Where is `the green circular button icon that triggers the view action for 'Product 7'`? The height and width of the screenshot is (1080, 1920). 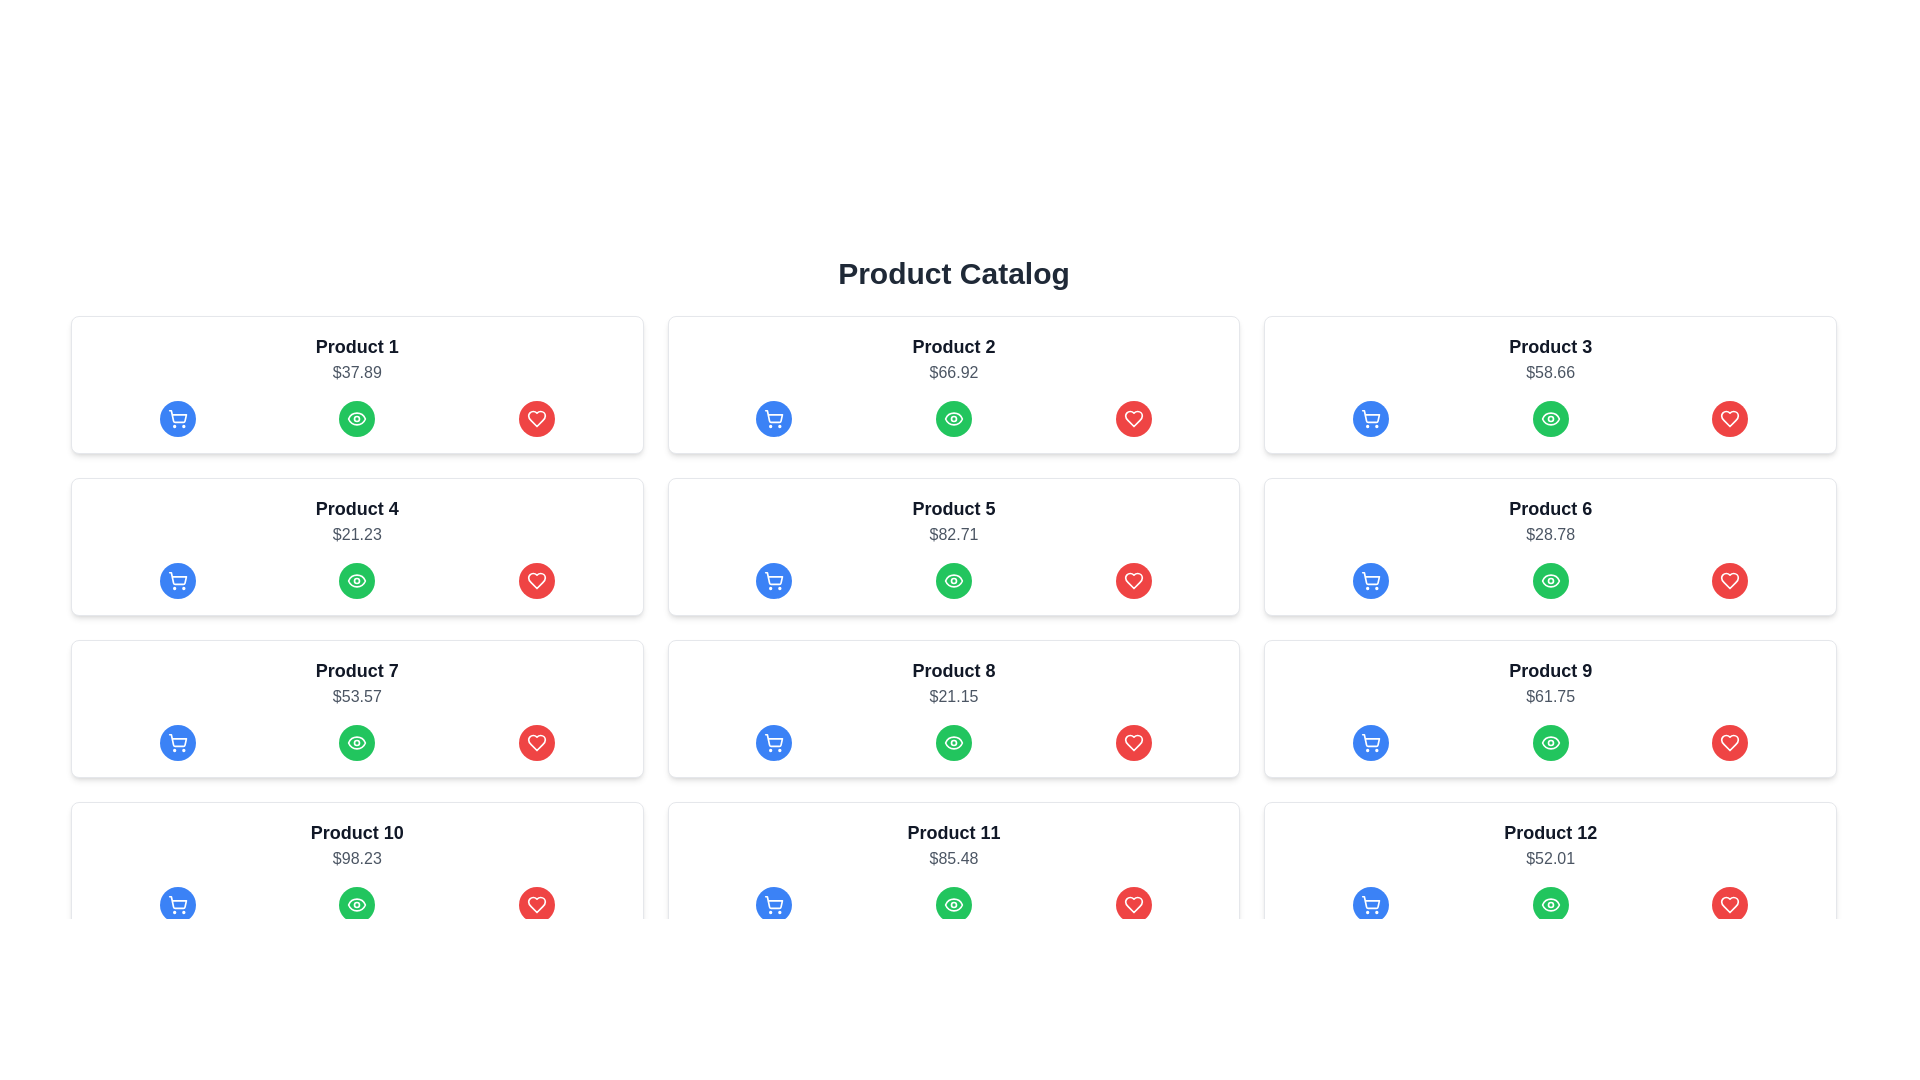 the green circular button icon that triggers the view action for 'Product 7' is located at coordinates (357, 743).